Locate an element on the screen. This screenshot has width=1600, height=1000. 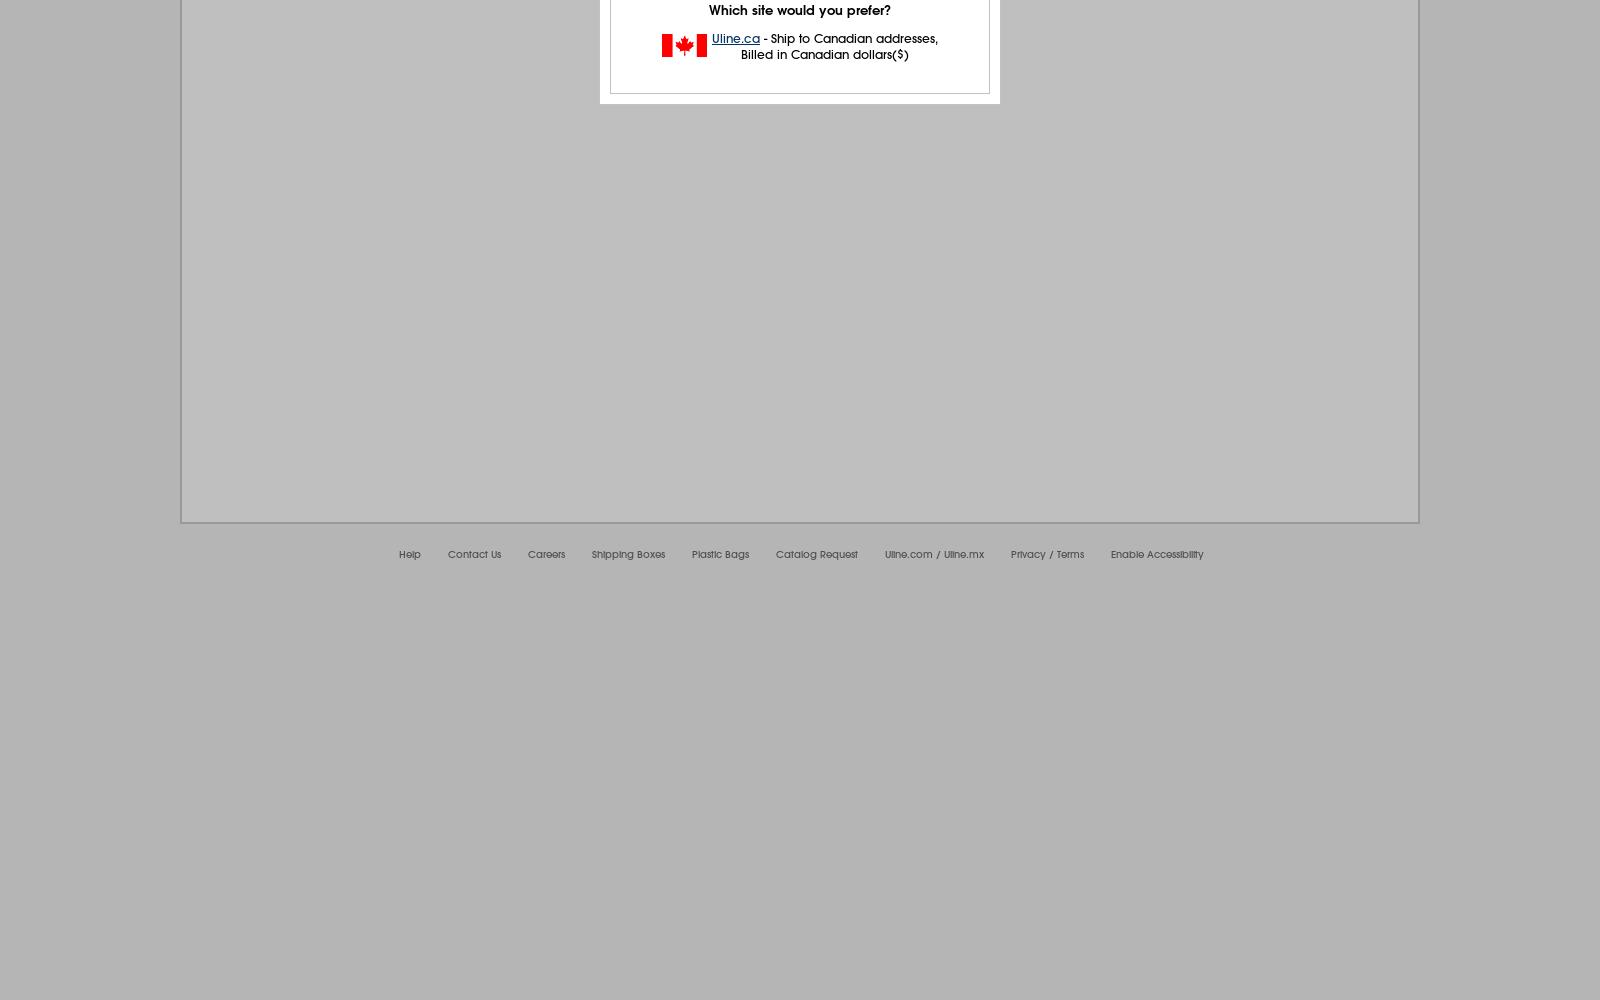
'Plastic Bags' is located at coordinates (720, 554).